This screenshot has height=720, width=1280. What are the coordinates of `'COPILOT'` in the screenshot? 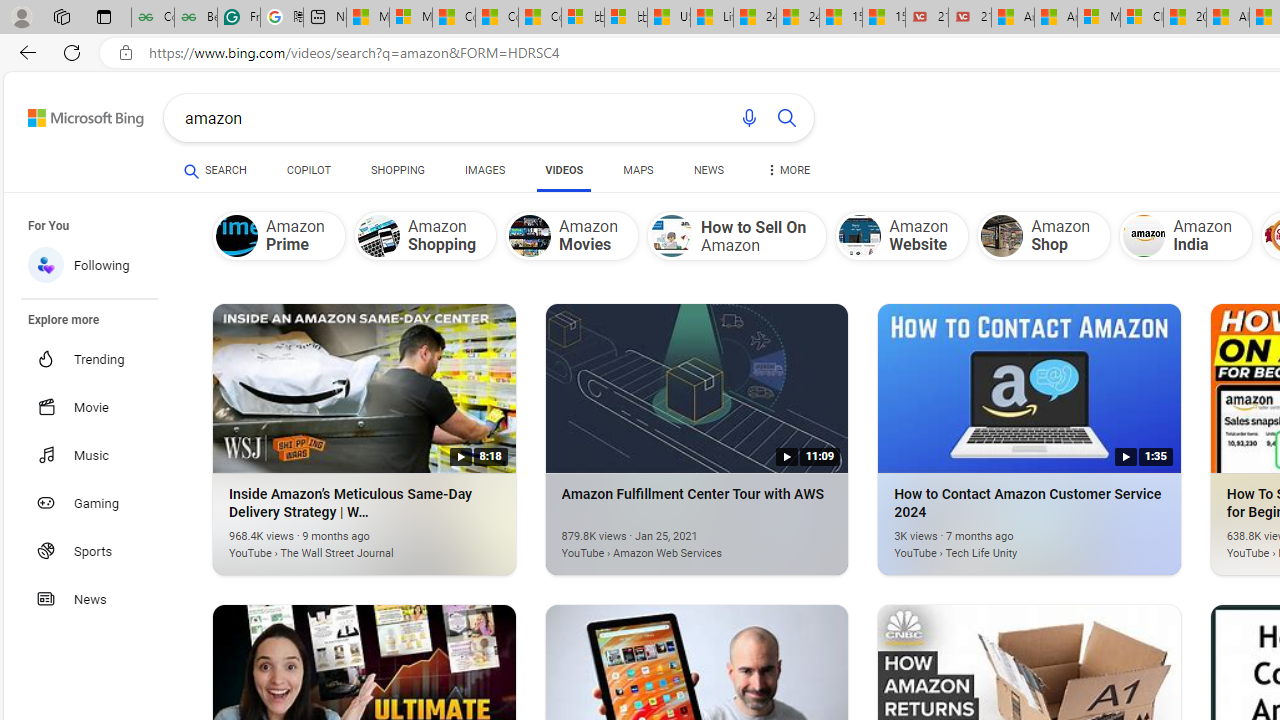 It's located at (307, 170).